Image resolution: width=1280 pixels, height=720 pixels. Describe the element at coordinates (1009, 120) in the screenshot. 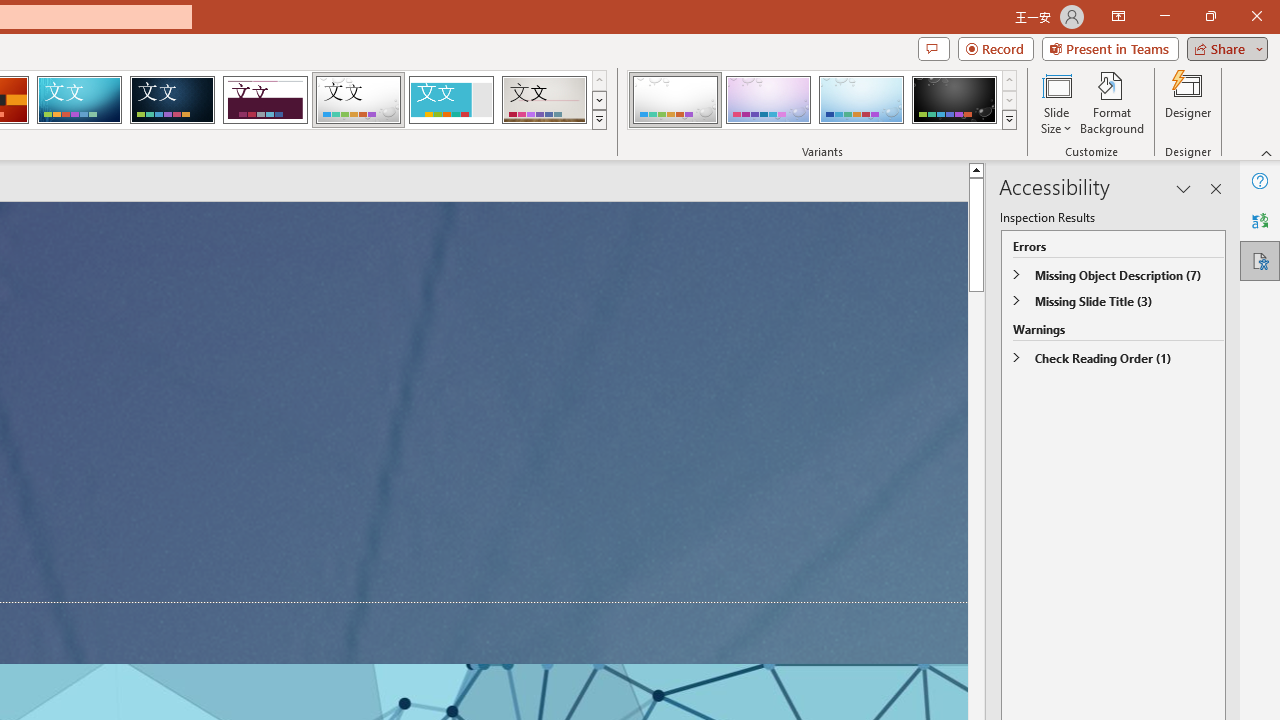

I see `'Variants'` at that location.